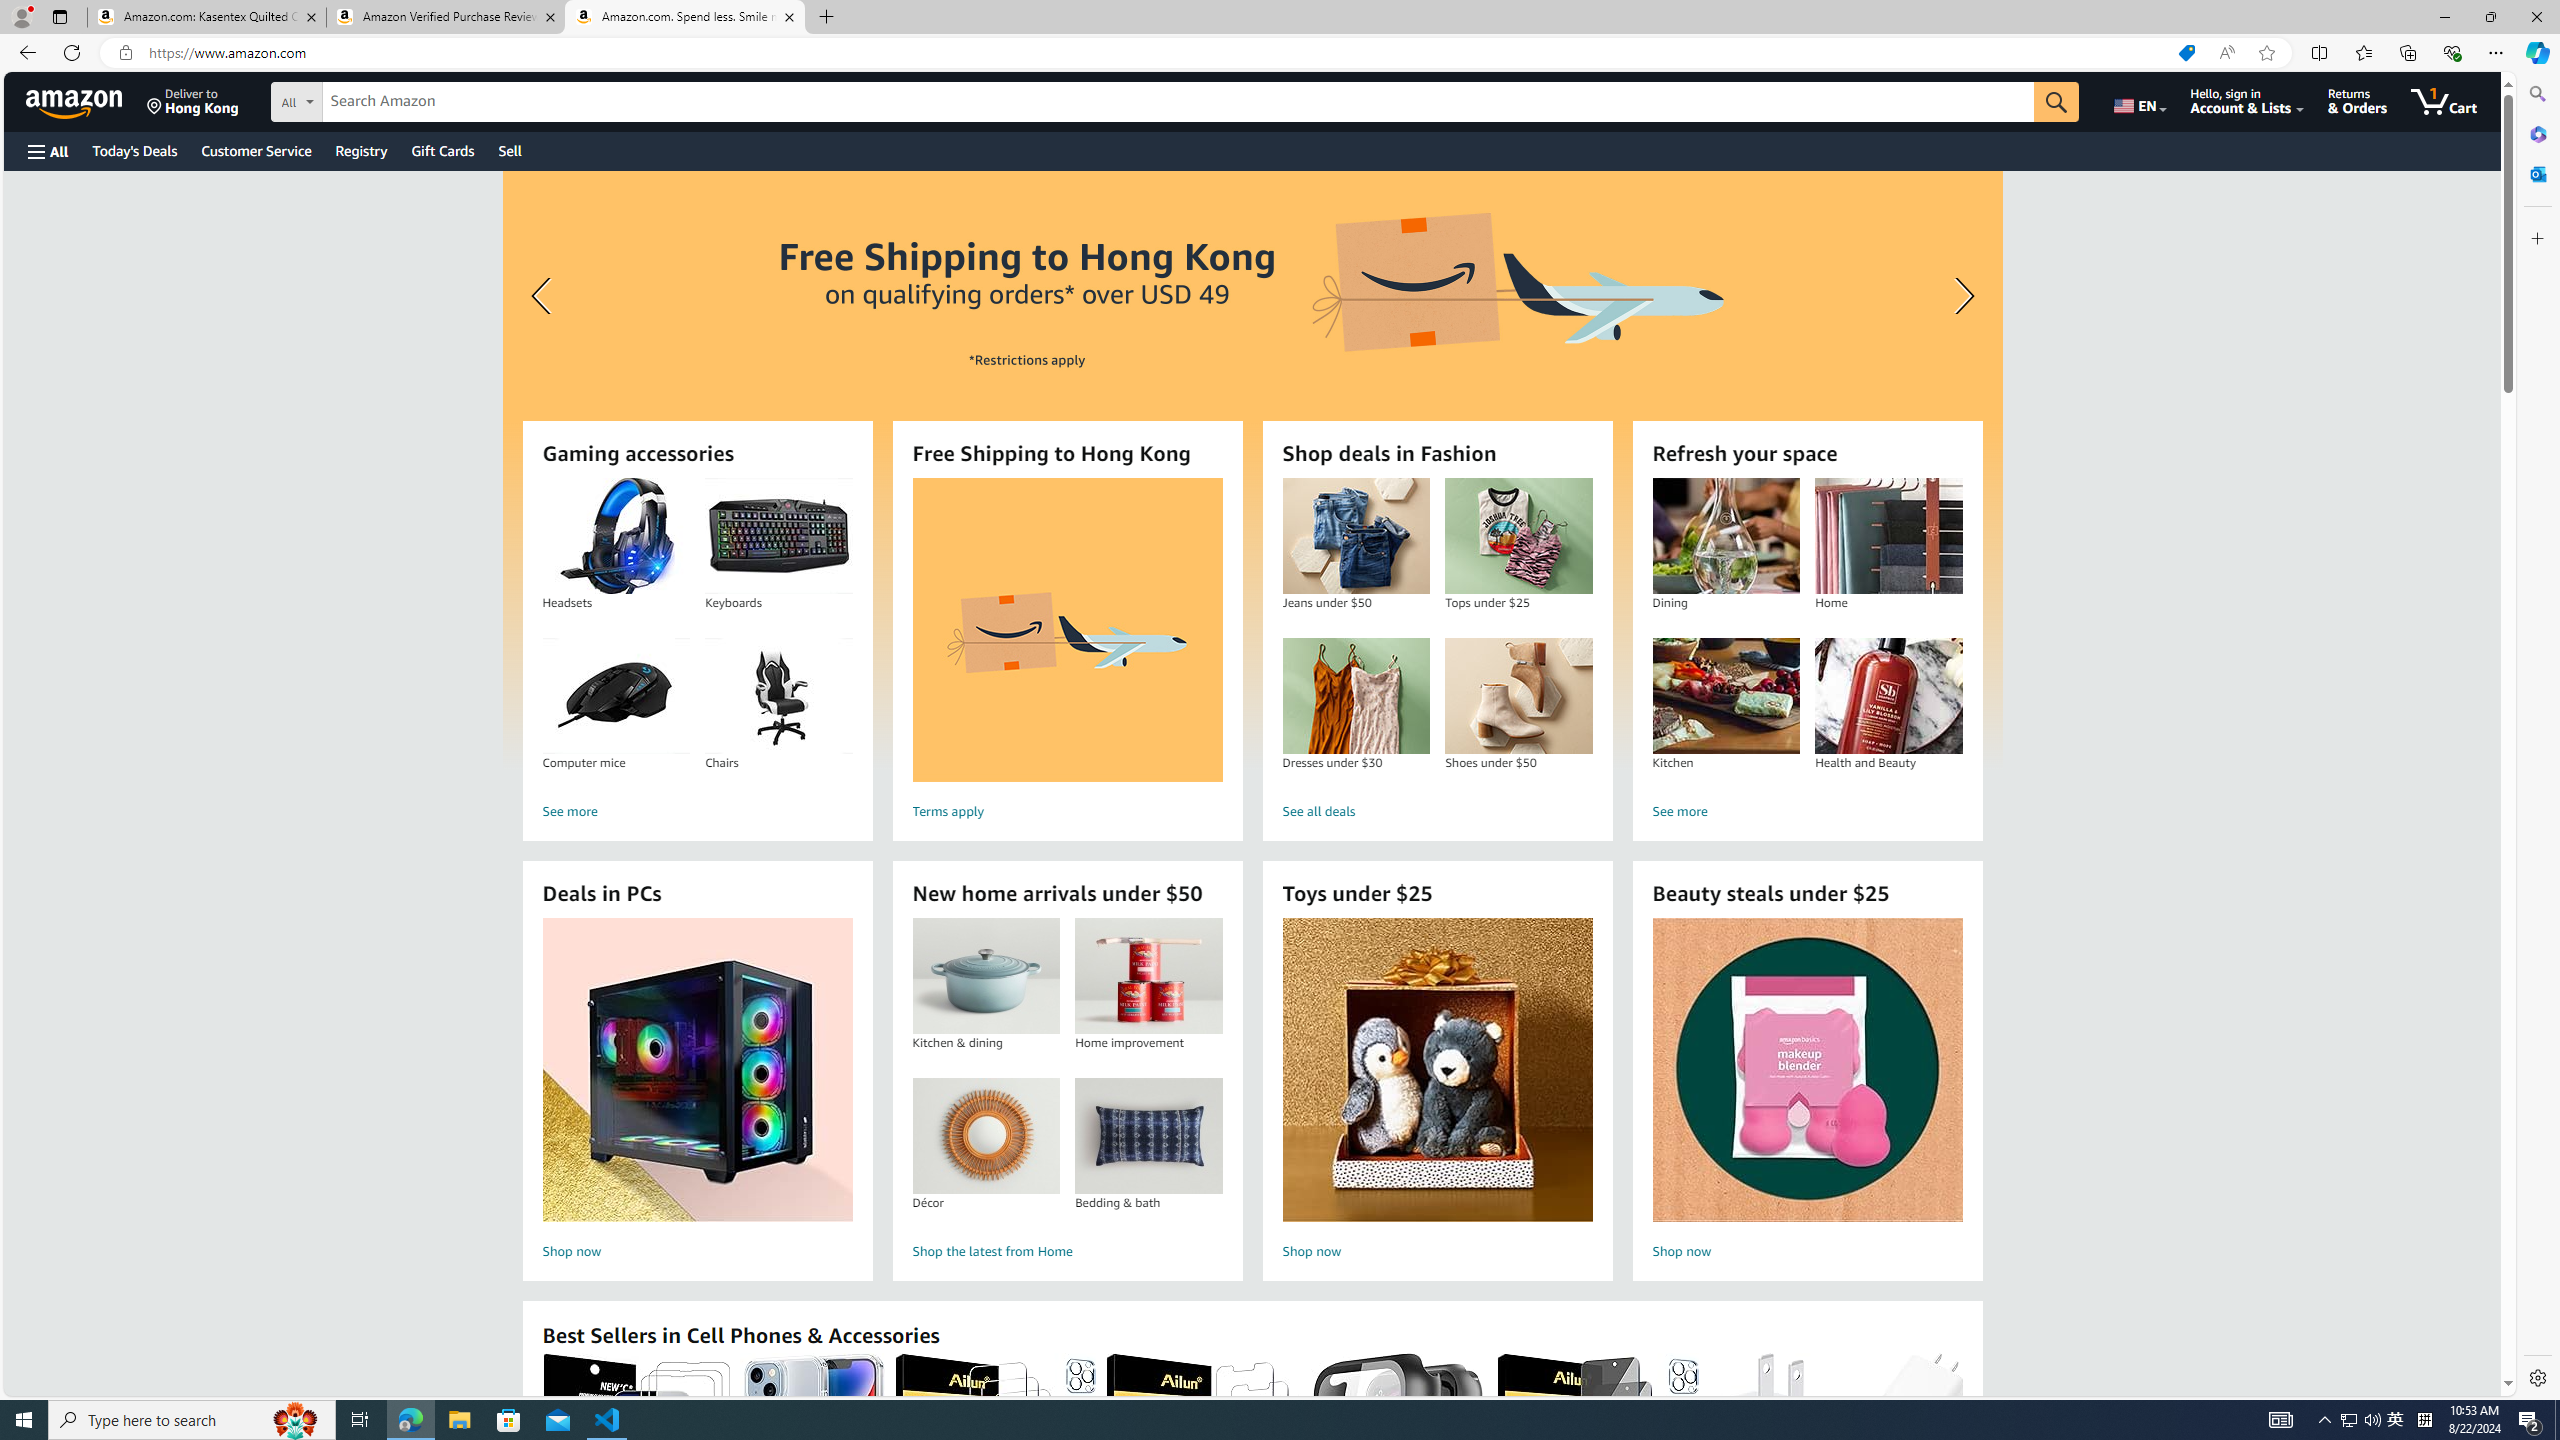  What do you see at coordinates (685, 16) in the screenshot?
I see `'Amazon.com. Spend less. Smile more.'` at bounding box center [685, 16].